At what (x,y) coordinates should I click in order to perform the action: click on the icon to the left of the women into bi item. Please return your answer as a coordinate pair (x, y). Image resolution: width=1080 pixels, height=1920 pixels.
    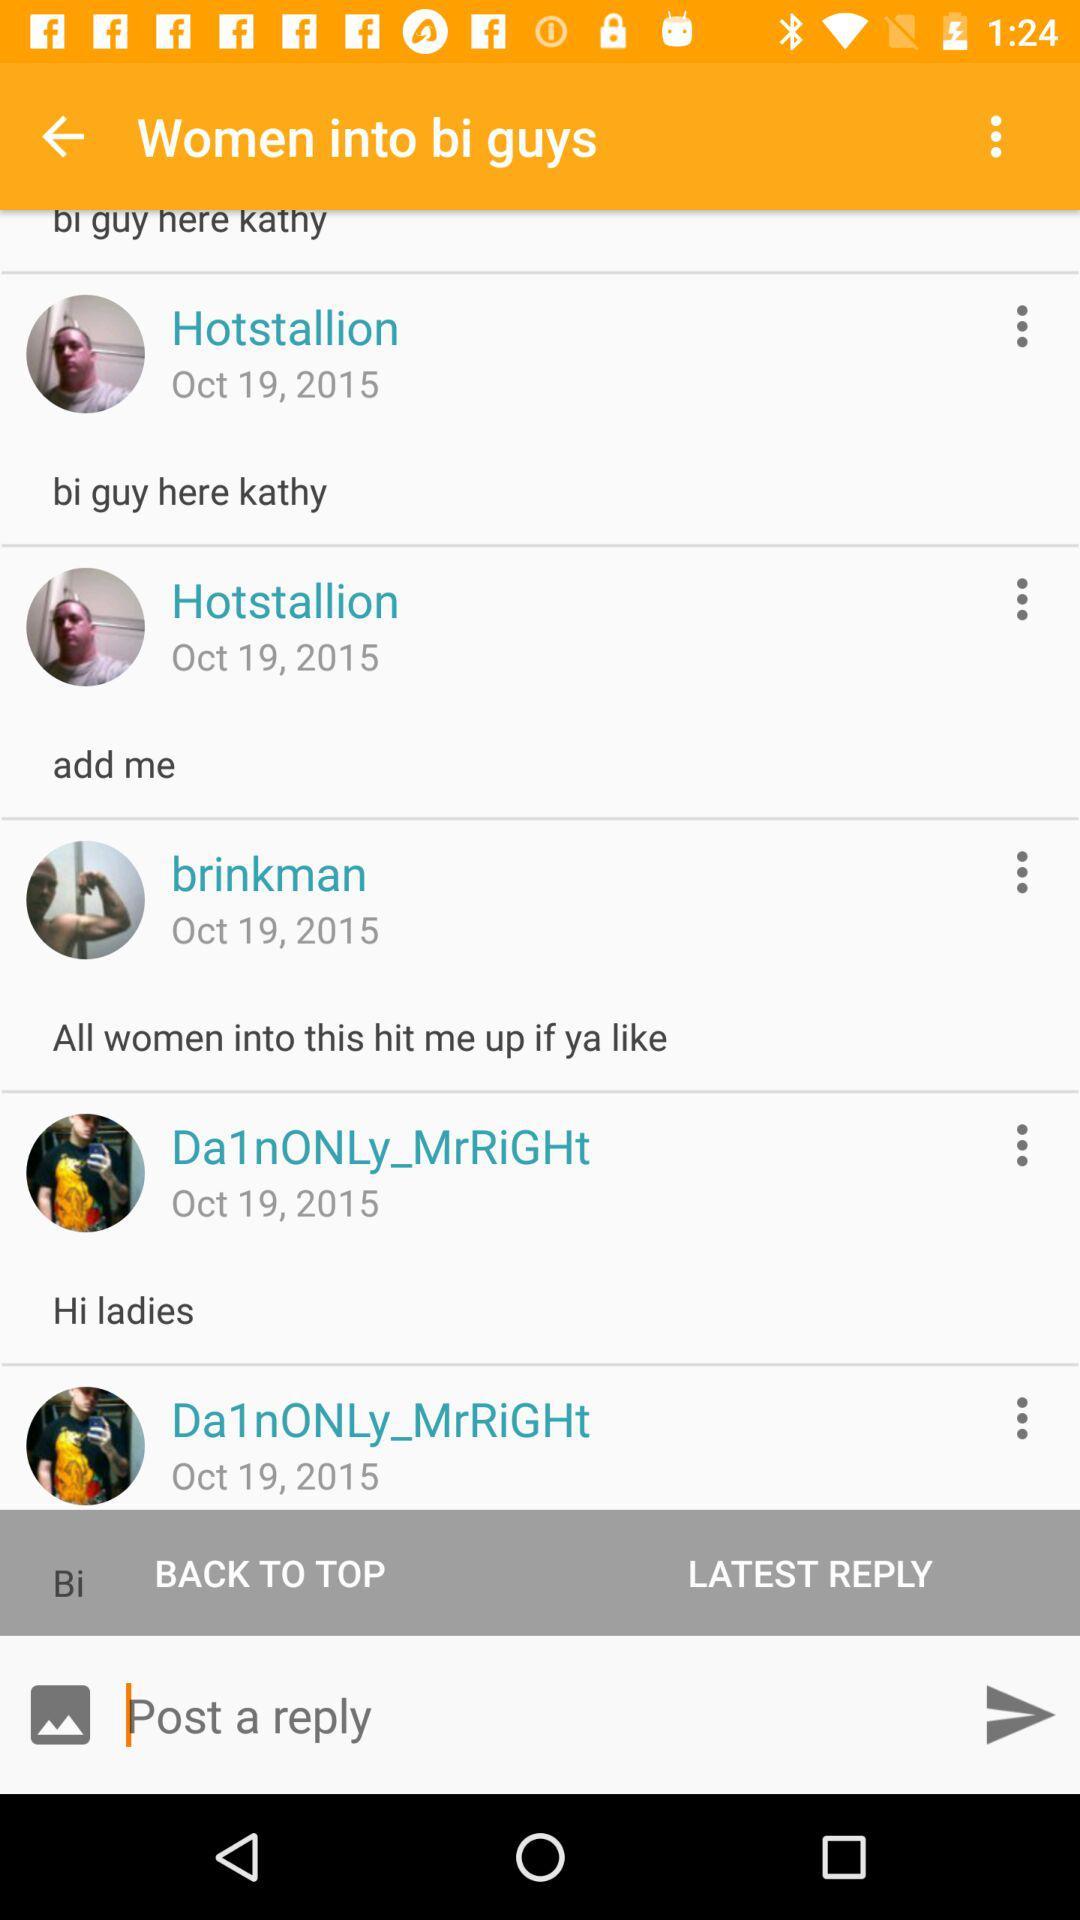
    Looking at the image, I should click on (61, 135).